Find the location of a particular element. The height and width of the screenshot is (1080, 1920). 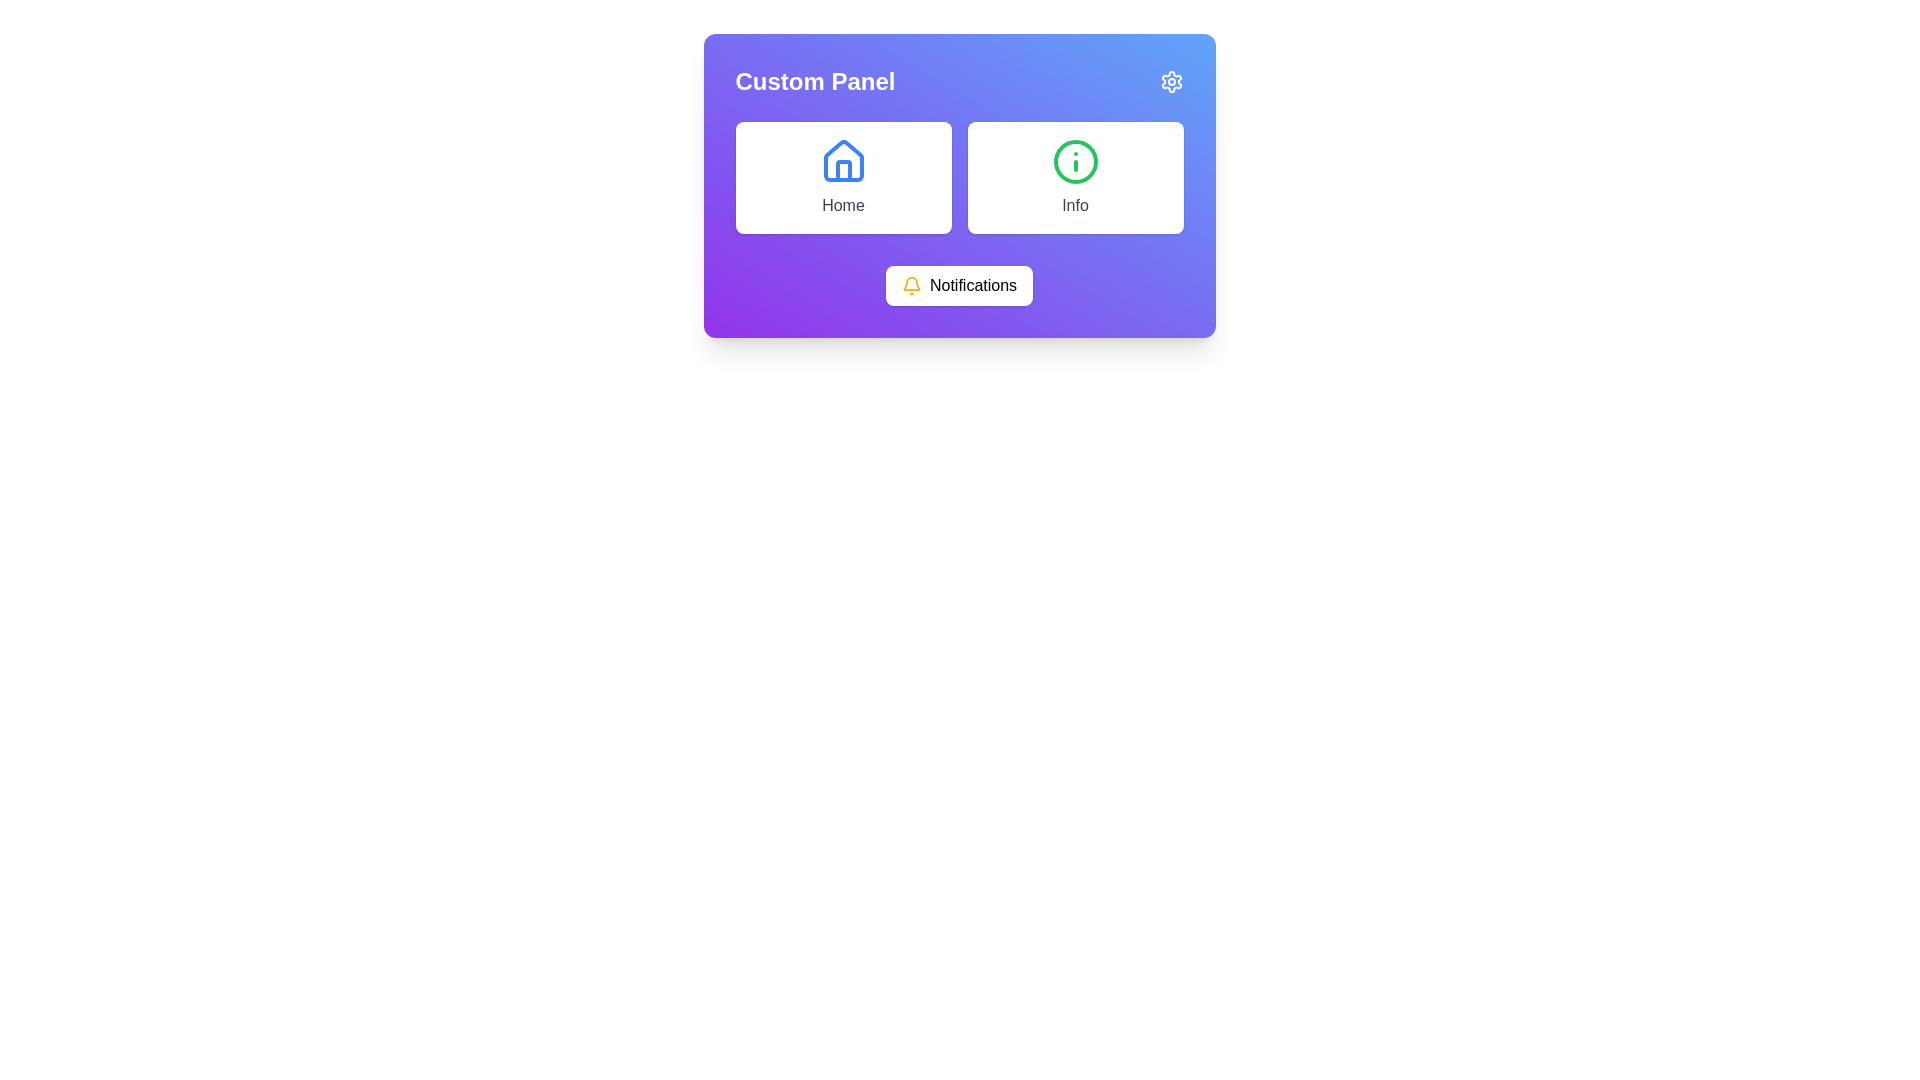

informational text labeled 'Info' displayed in gray font, which is centered below the information icon is located at coordinates (1074, 205).